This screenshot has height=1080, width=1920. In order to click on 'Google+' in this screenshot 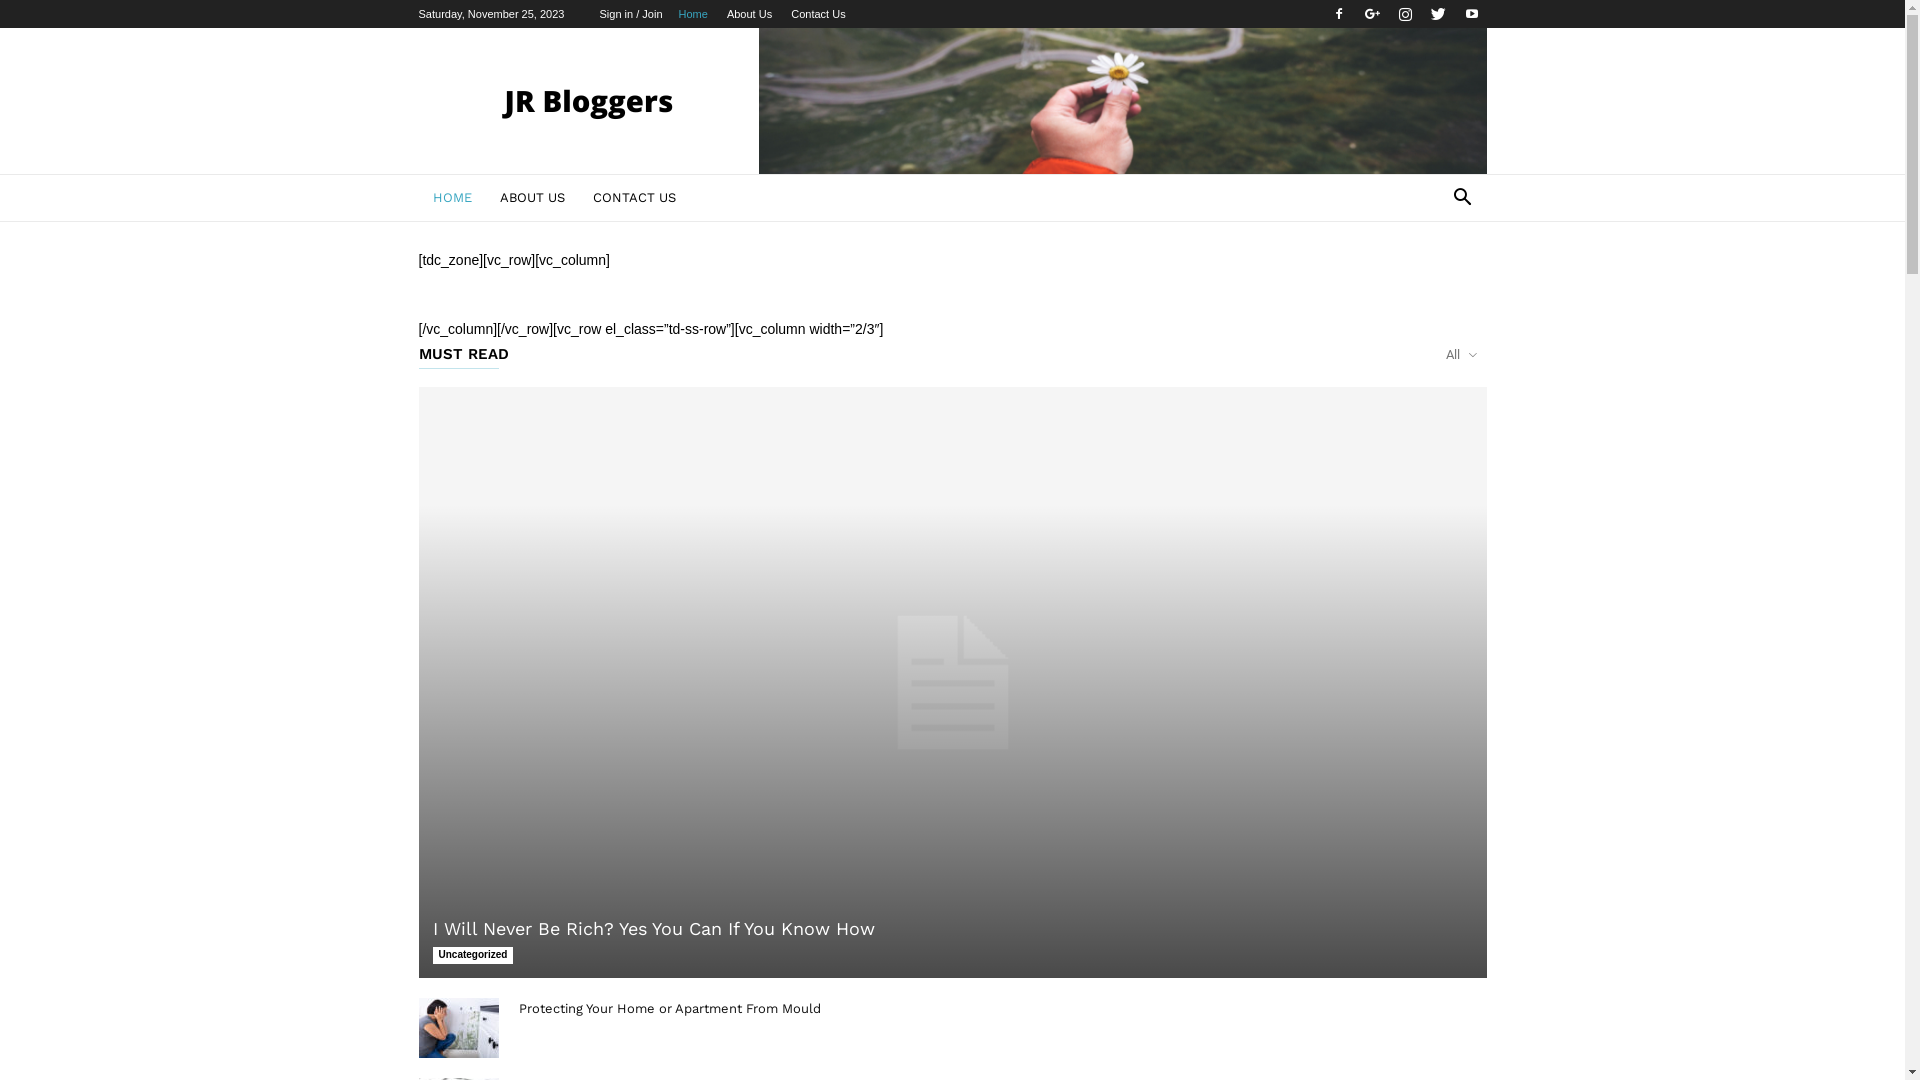, I will do `click(1357, 14)`.